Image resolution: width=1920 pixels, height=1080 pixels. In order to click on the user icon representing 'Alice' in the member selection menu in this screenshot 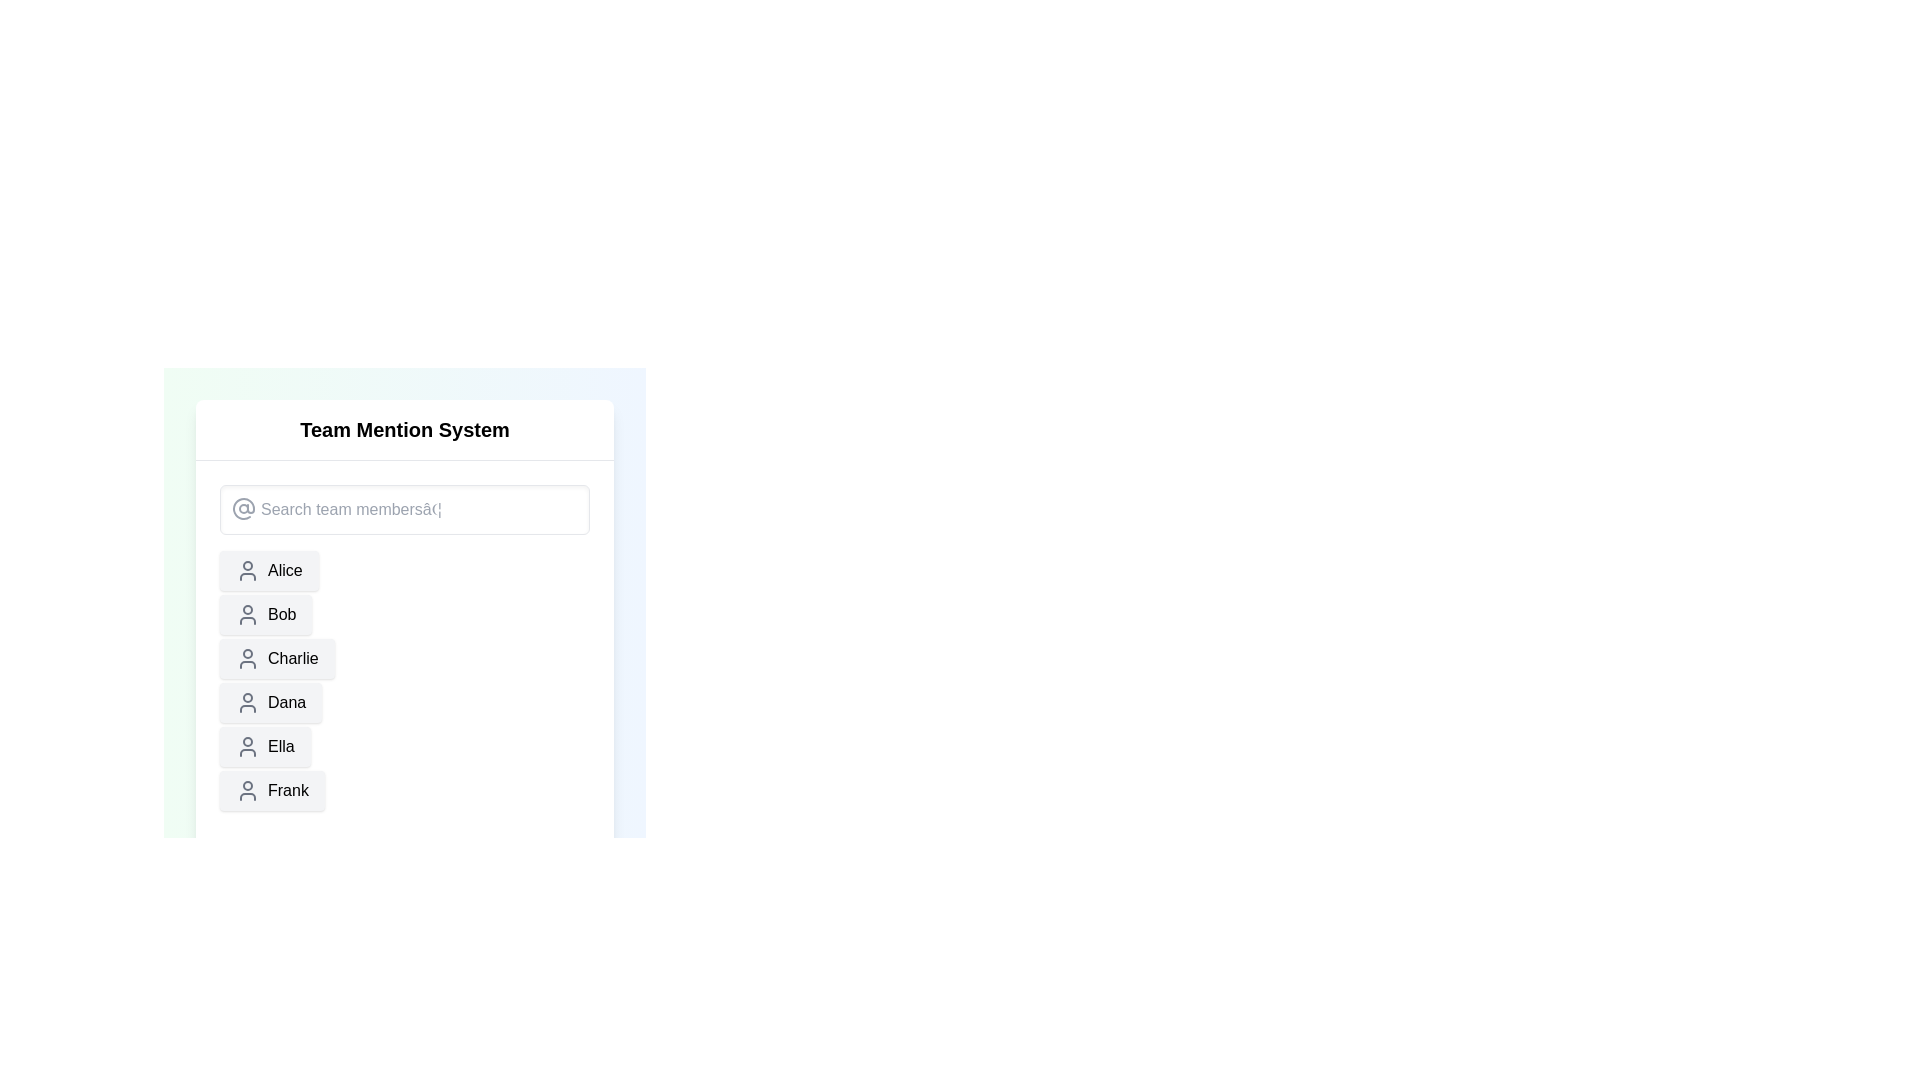, I will do `click(247, 570)`.